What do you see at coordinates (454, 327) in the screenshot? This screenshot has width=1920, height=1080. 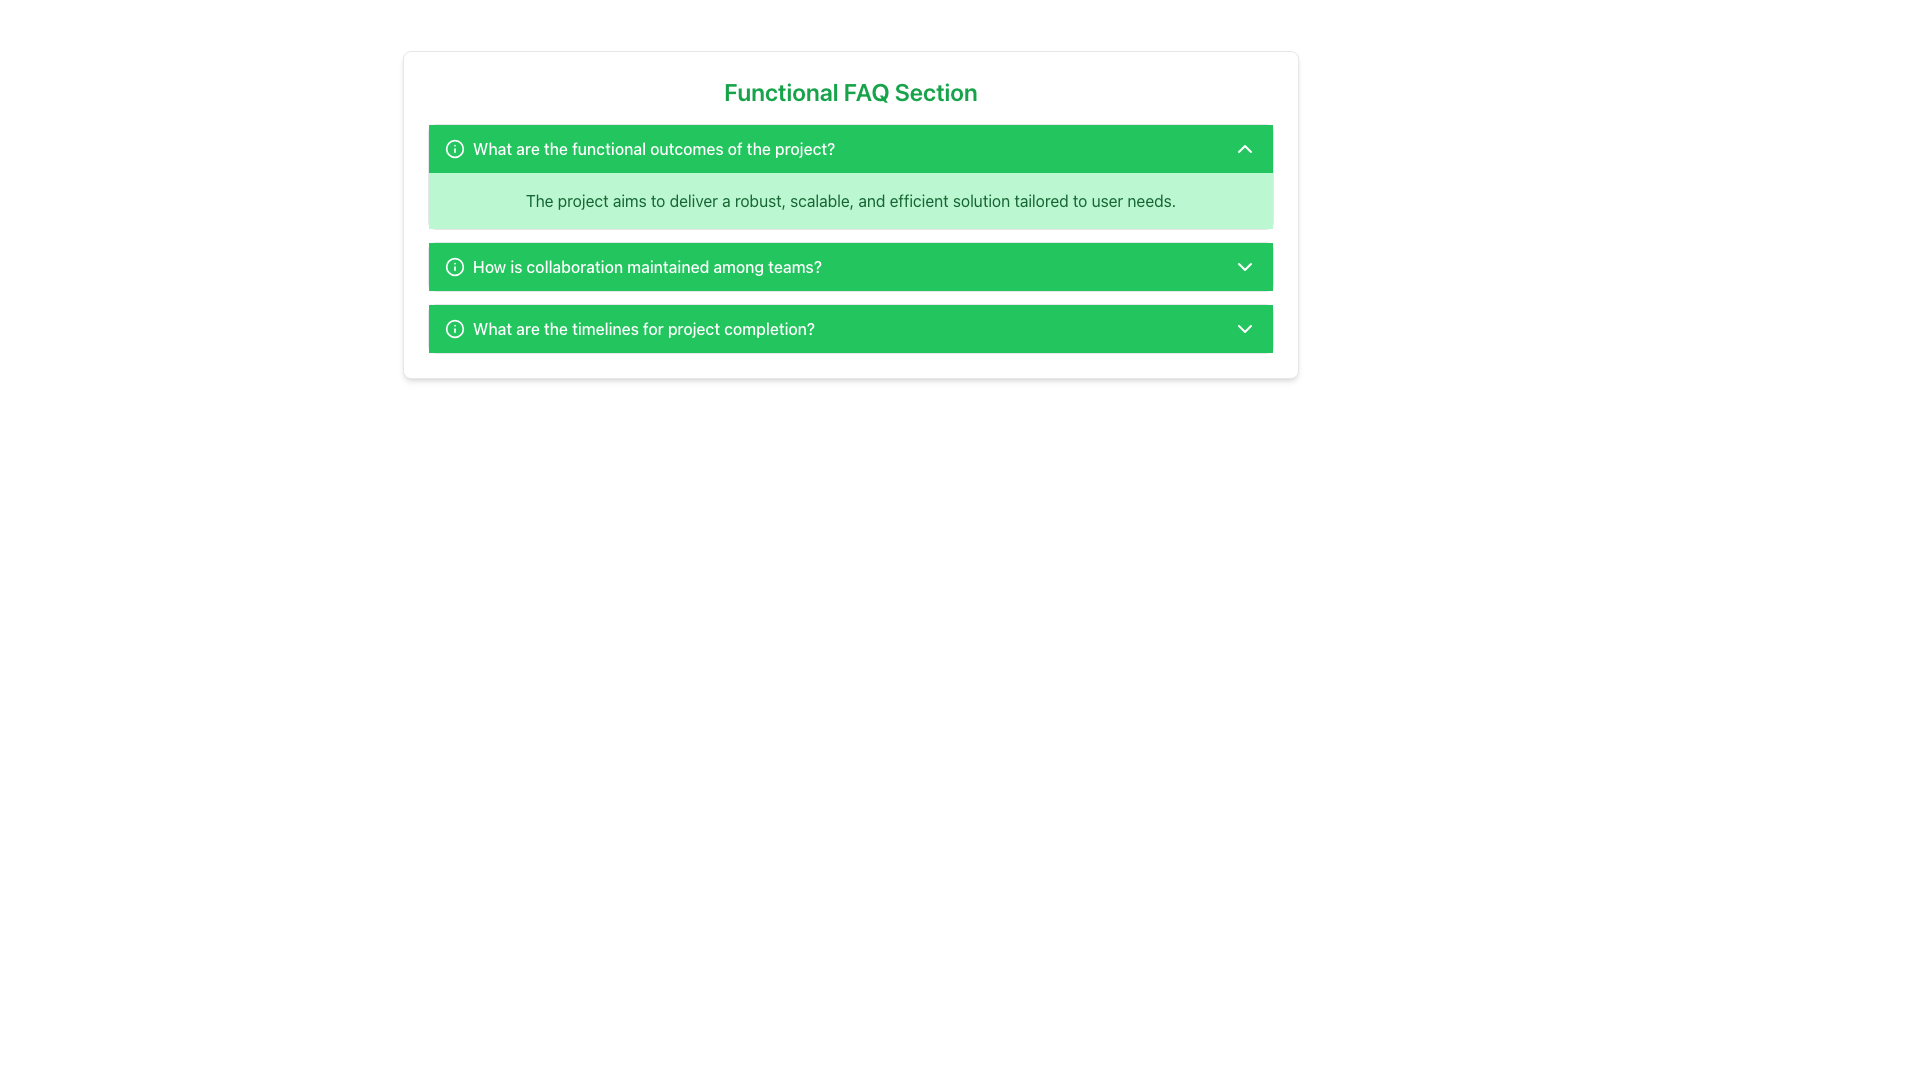 I see `the first icon to the left of the text 'What are the timelines for project completion?' in the FAQ section` at bounding box center [454, 327].